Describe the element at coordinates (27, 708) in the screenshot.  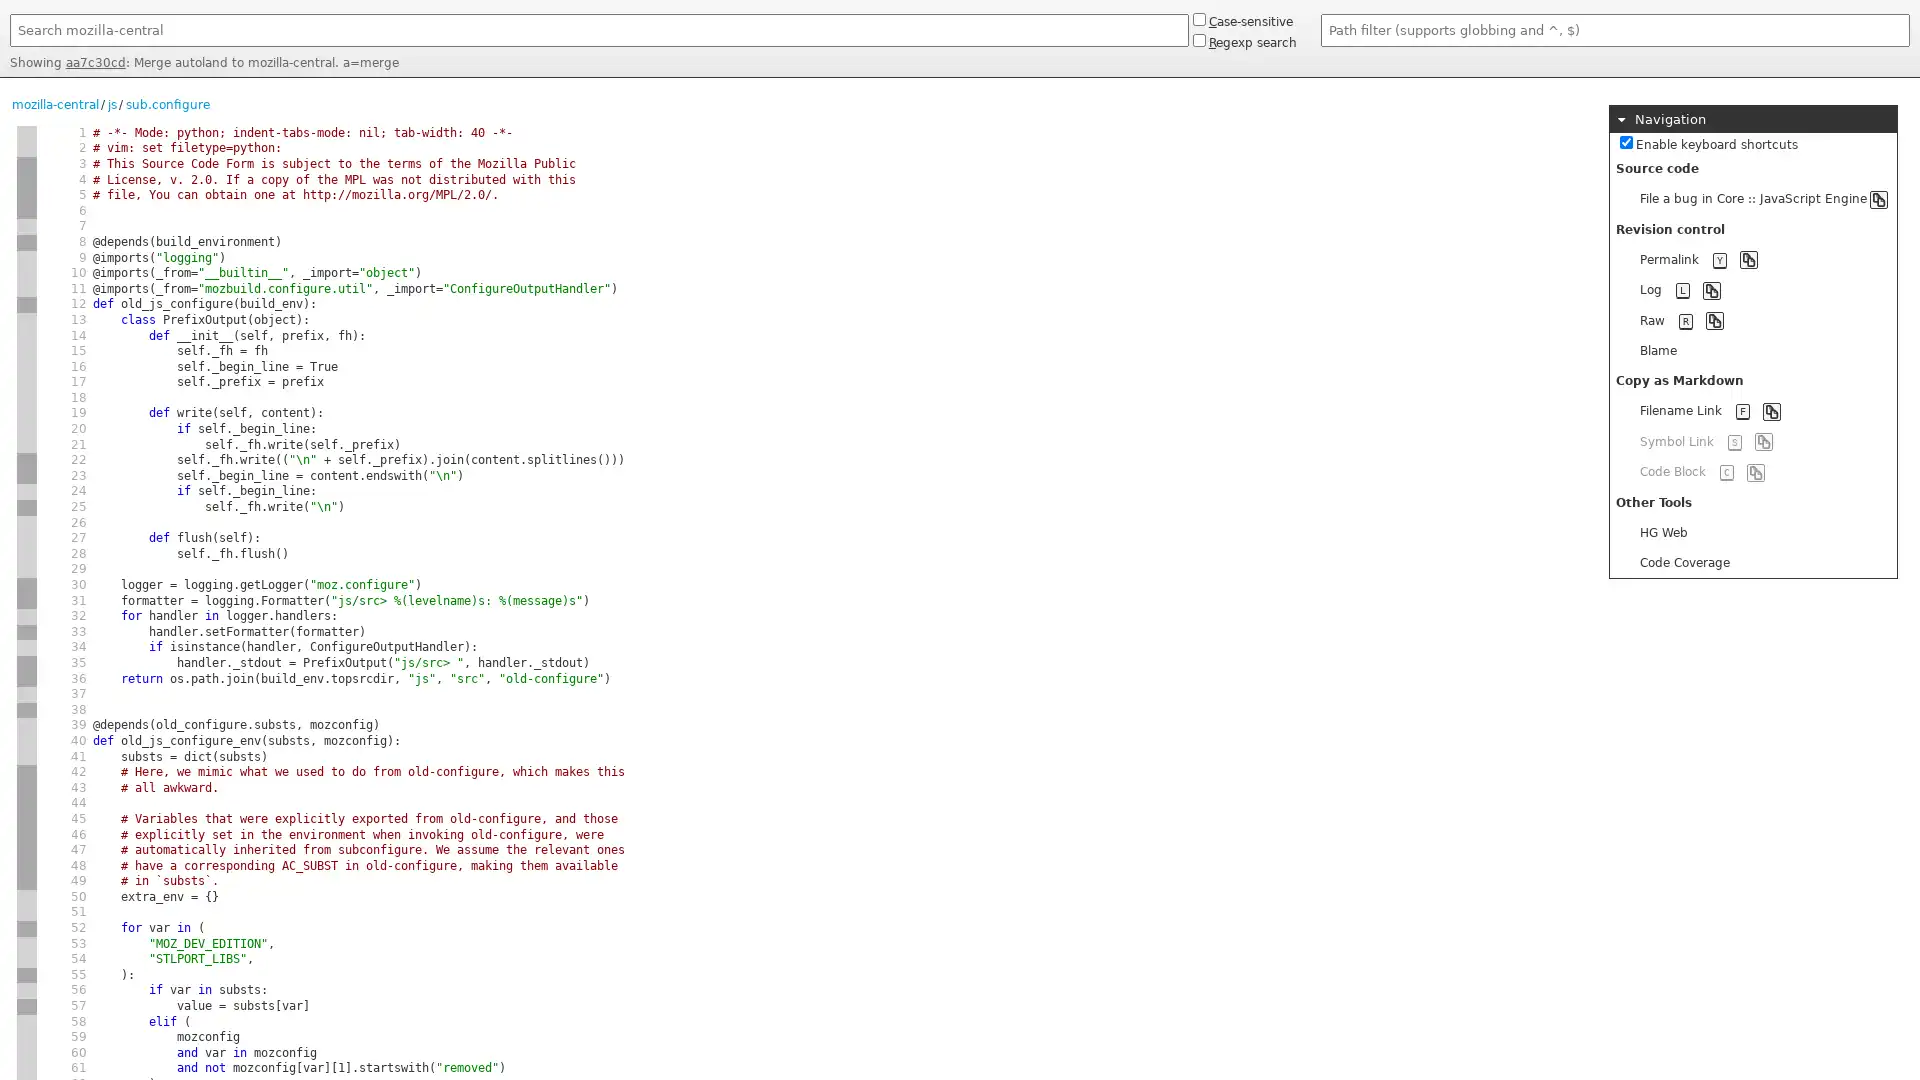
I see `new hash 2` at that location.